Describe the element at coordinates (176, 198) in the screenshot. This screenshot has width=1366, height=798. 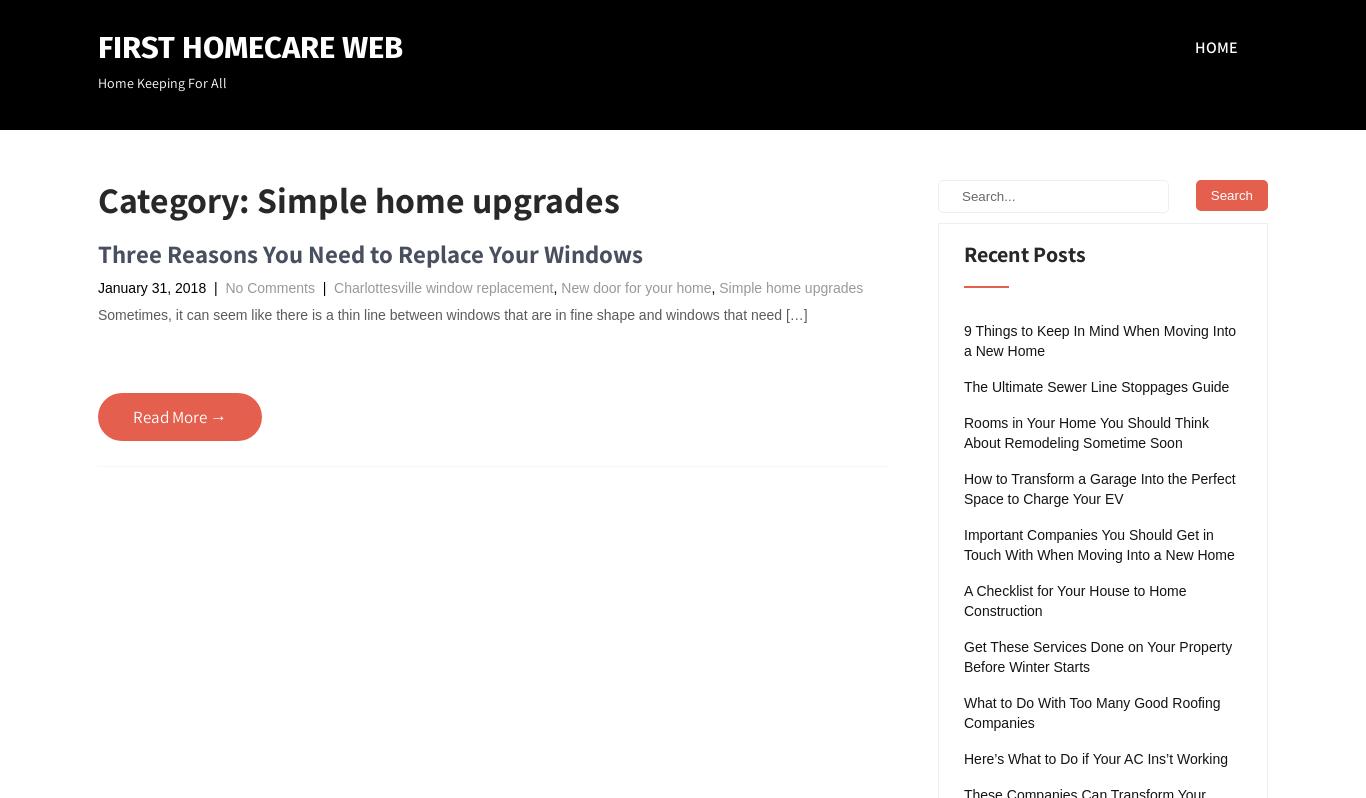
I see `'Category:'` at that location.